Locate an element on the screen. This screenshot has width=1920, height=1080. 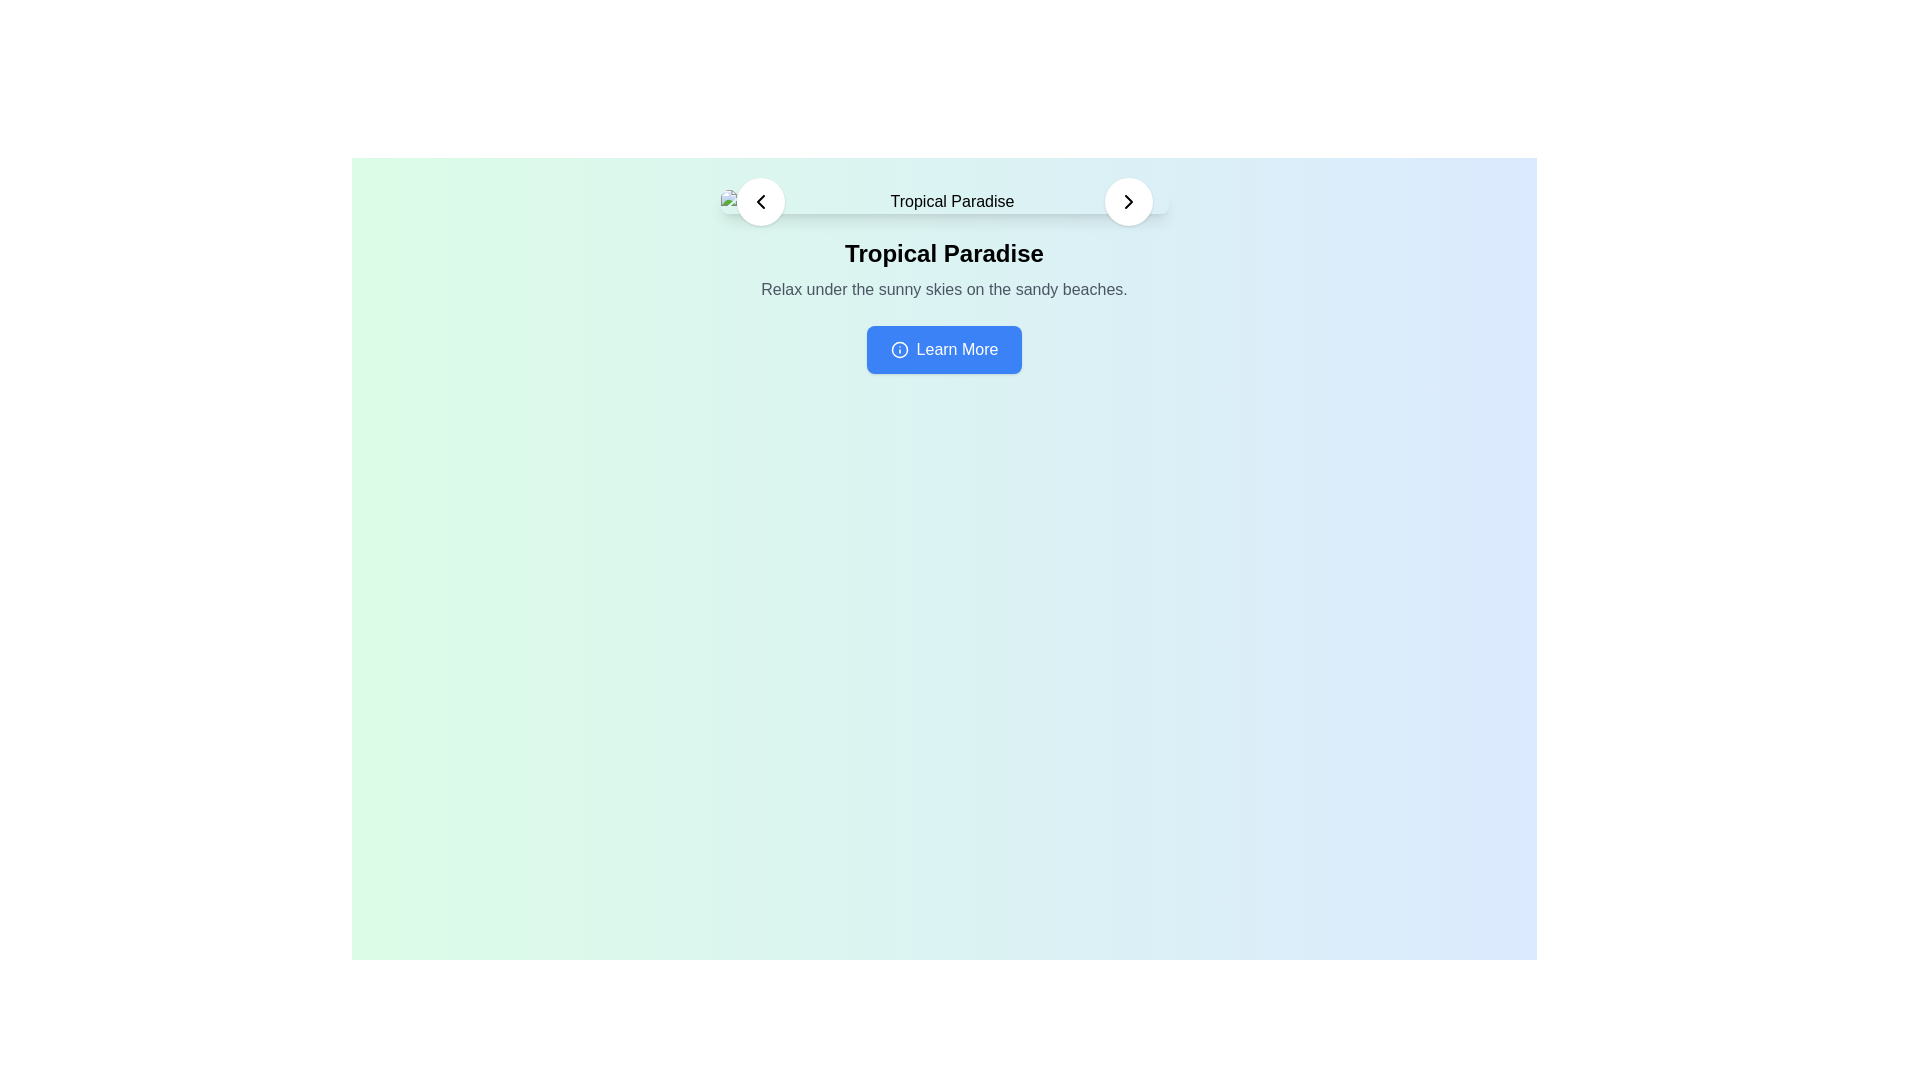
the static text reading 'Relax under the sunny skies on the sandy beaches.', which is positioned directly below the title 'Tropical Paradise' and centered within the page is located at coordinates (943, 289).